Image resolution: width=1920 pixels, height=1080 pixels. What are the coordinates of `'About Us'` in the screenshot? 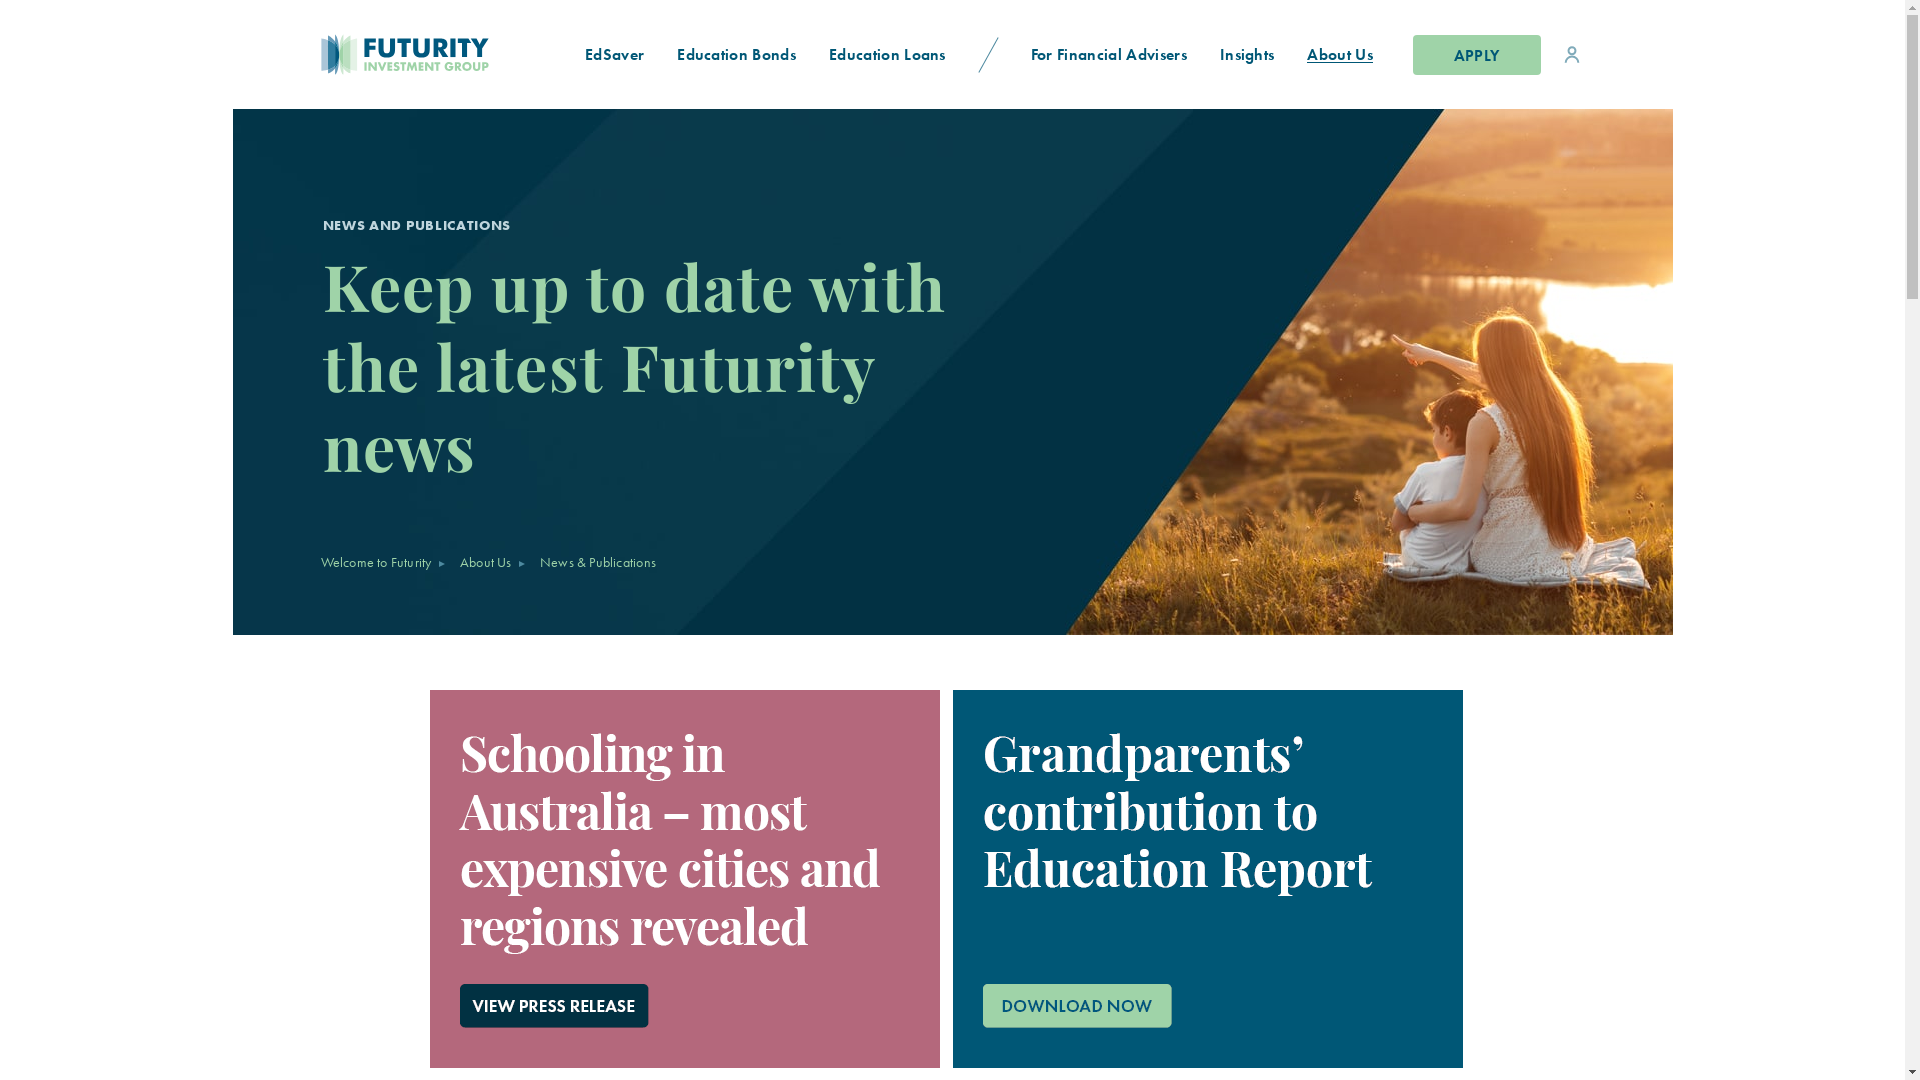 It's located at (485, 562).